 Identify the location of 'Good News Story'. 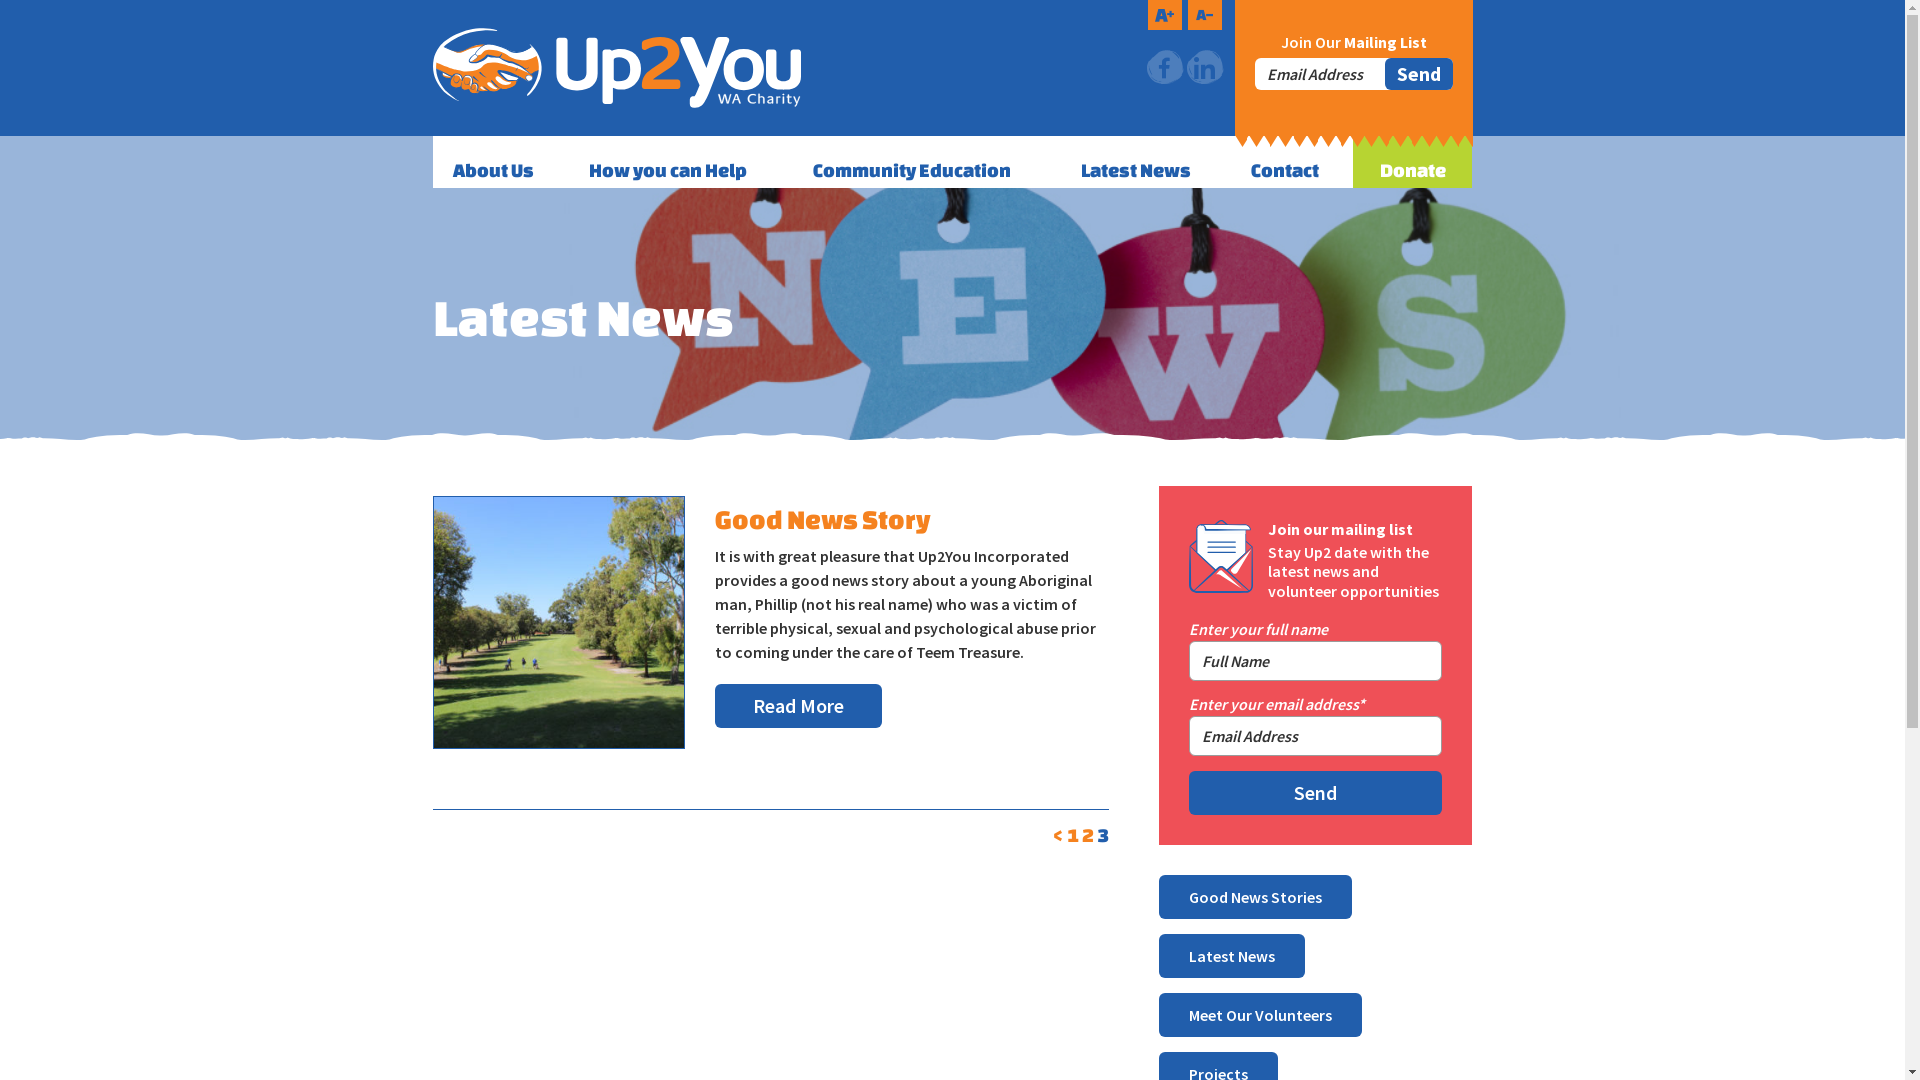
(822, 518).